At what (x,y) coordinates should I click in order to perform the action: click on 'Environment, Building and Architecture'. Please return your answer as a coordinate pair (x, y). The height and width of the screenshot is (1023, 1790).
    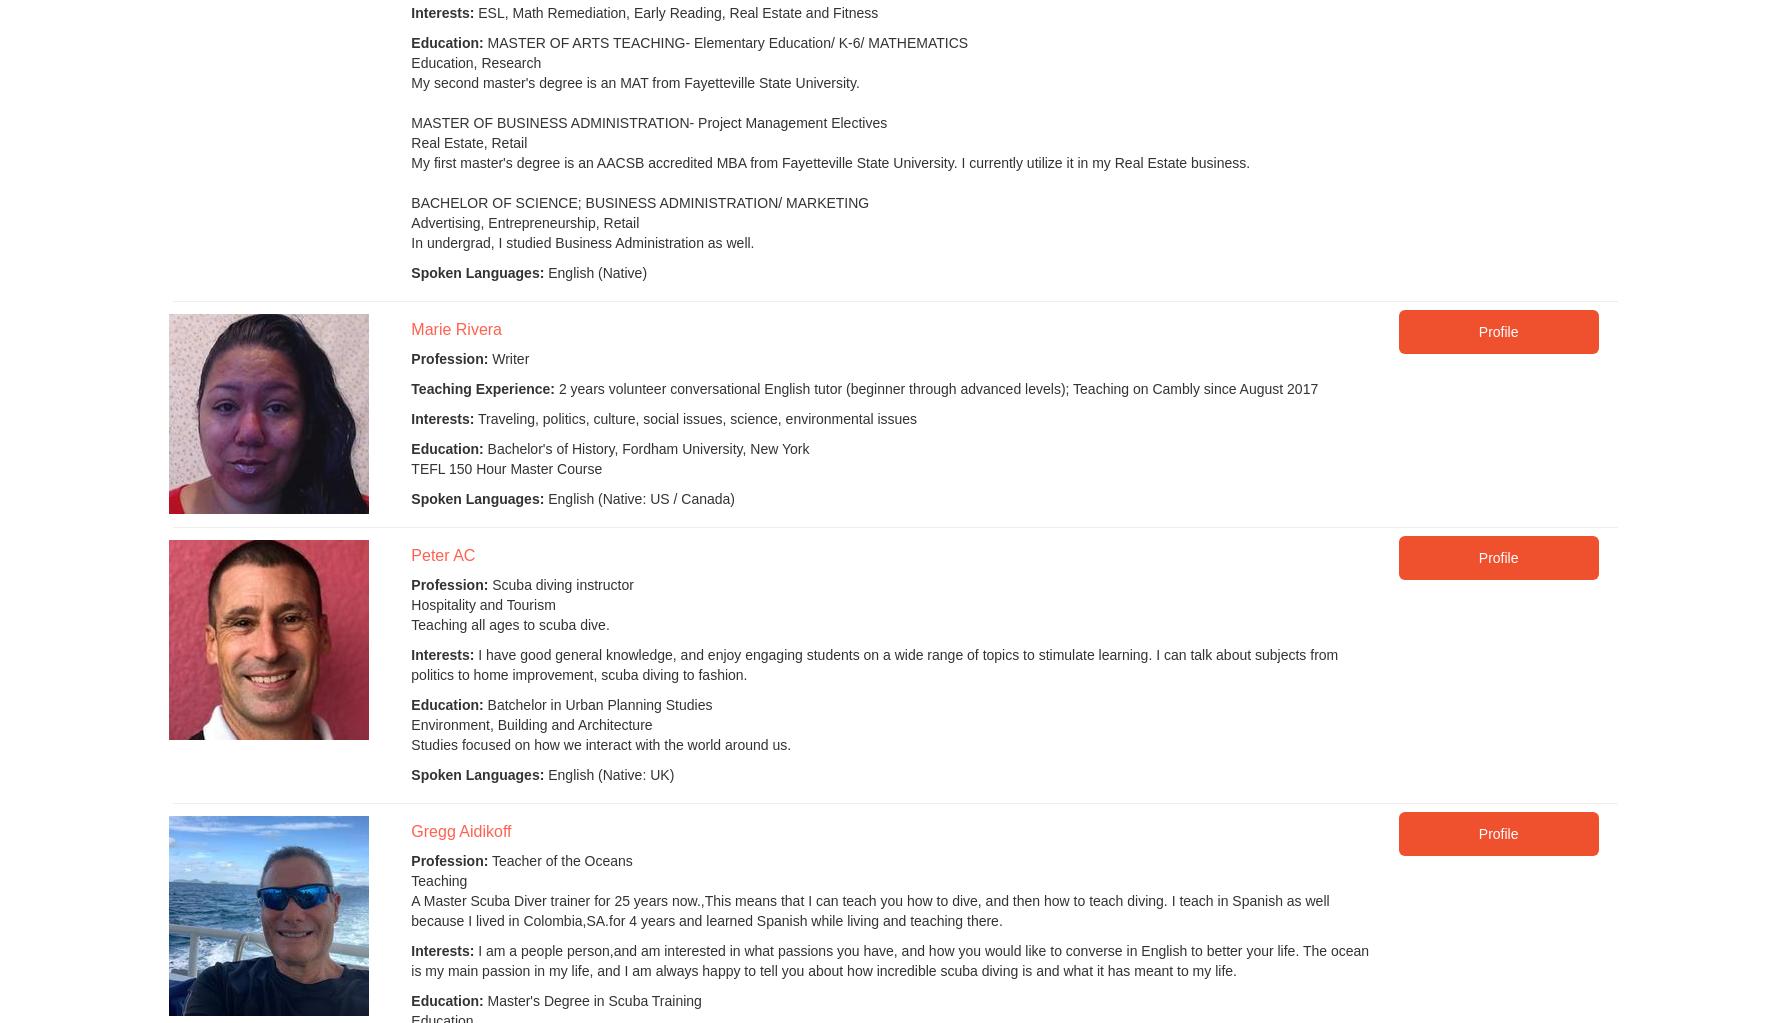
    Looking at the image, I should click on (530, 725).